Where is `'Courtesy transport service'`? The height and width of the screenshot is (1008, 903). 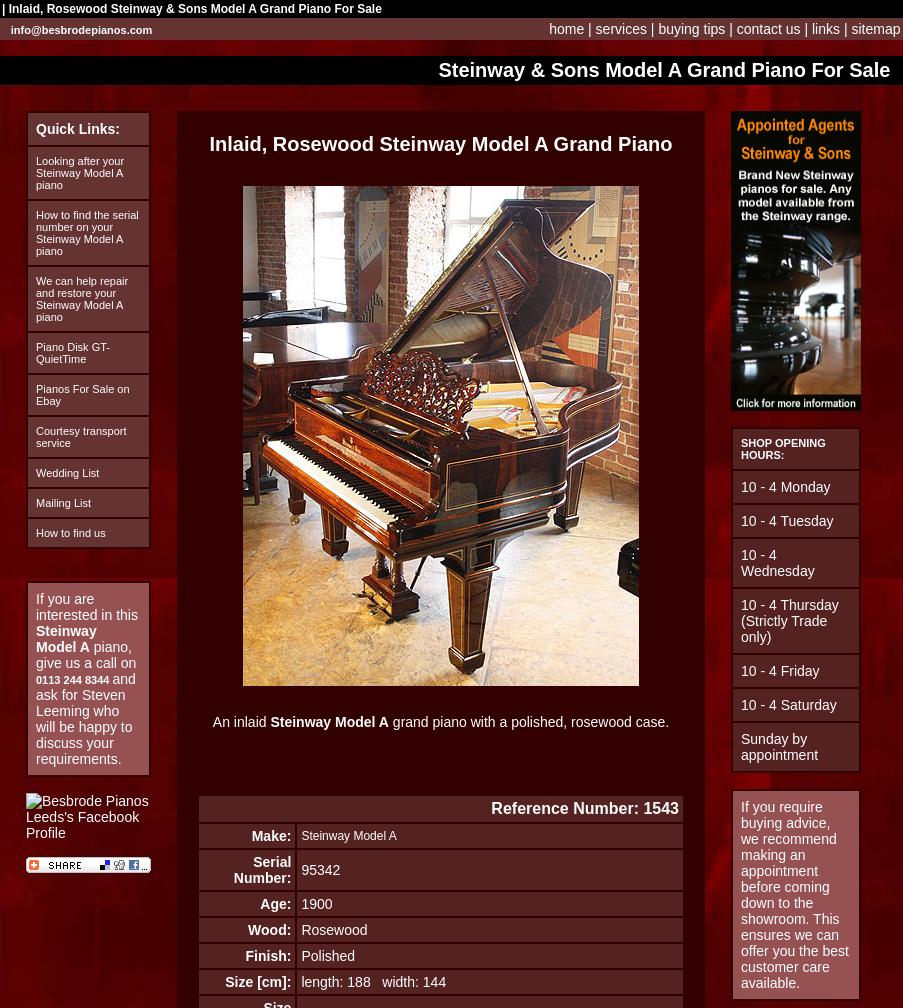
'Courtesy transport service' is located at coordinates (80, 436).